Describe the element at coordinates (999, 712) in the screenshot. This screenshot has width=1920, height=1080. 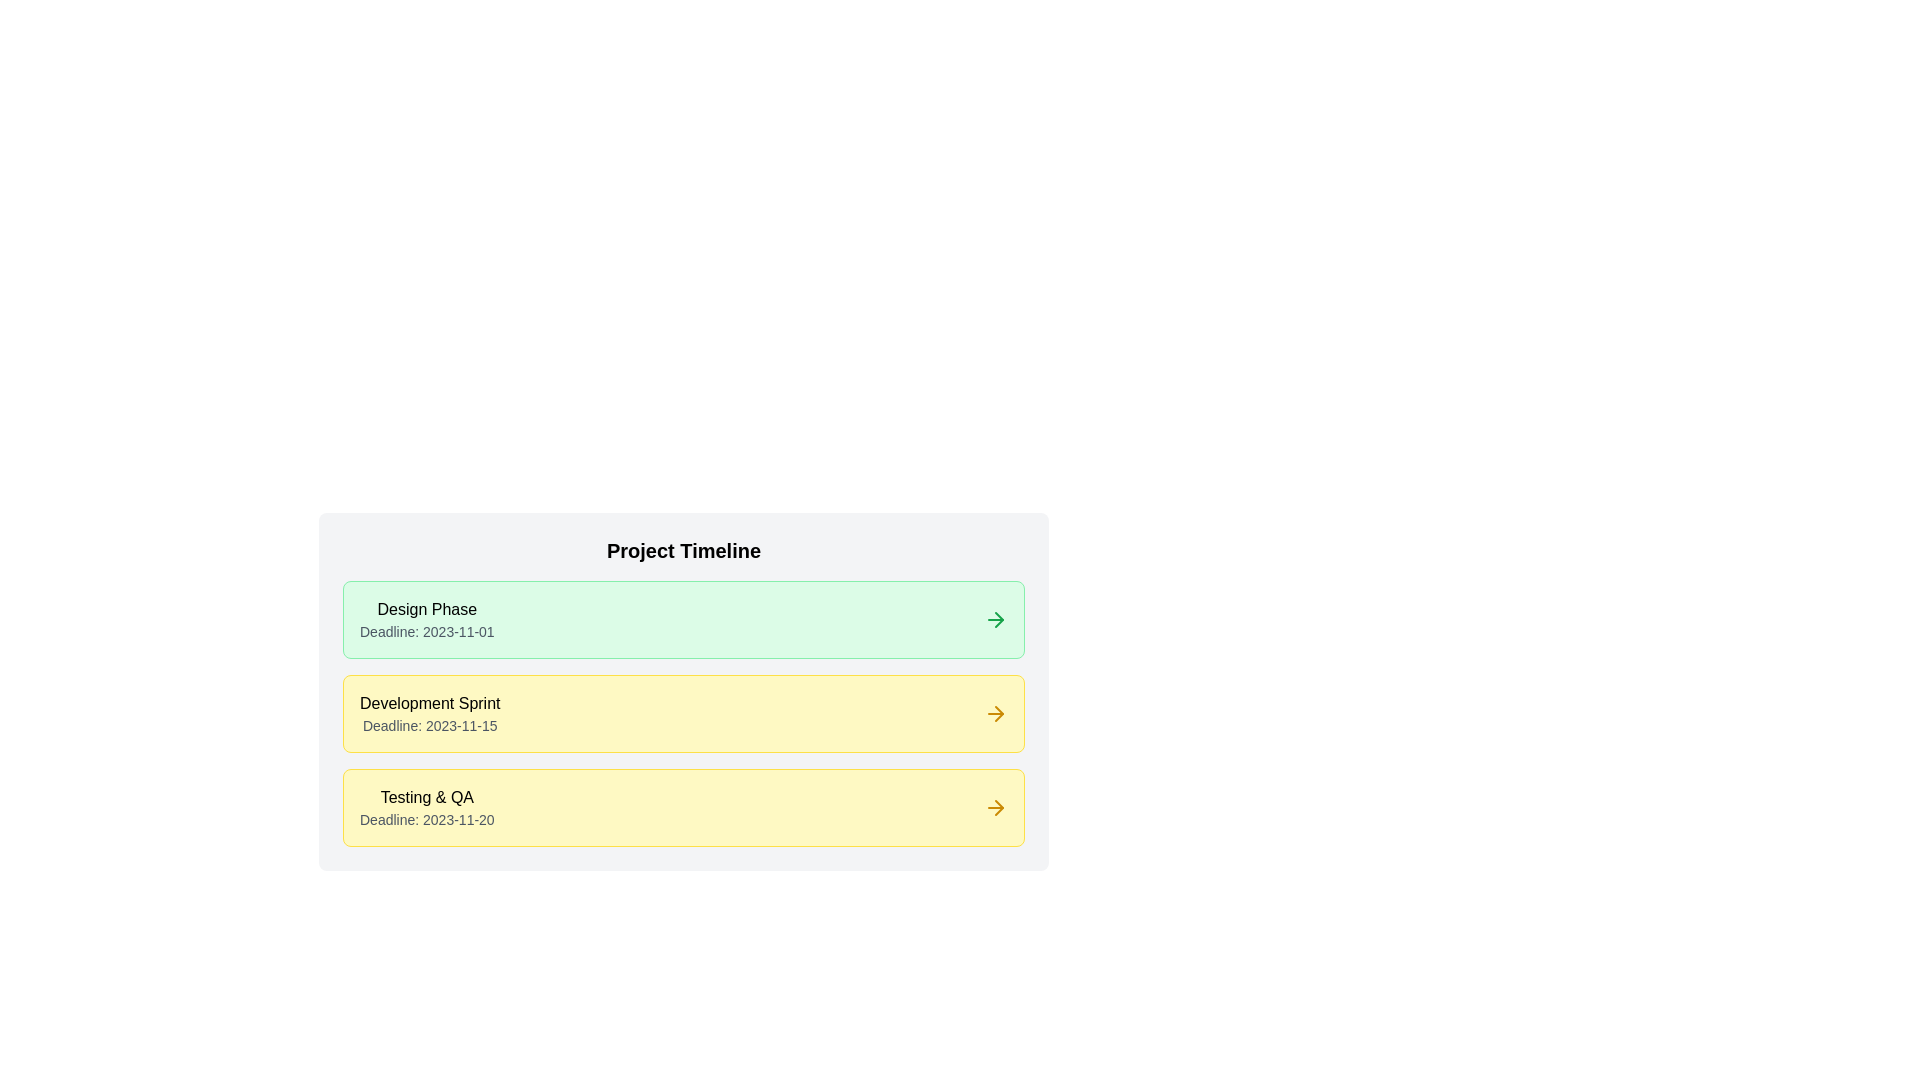
I see `the yellowish arrow-shaped vector graphic element within the SVG, which is aligned towards the right edge of the development sprint box in the timeline` at that location.